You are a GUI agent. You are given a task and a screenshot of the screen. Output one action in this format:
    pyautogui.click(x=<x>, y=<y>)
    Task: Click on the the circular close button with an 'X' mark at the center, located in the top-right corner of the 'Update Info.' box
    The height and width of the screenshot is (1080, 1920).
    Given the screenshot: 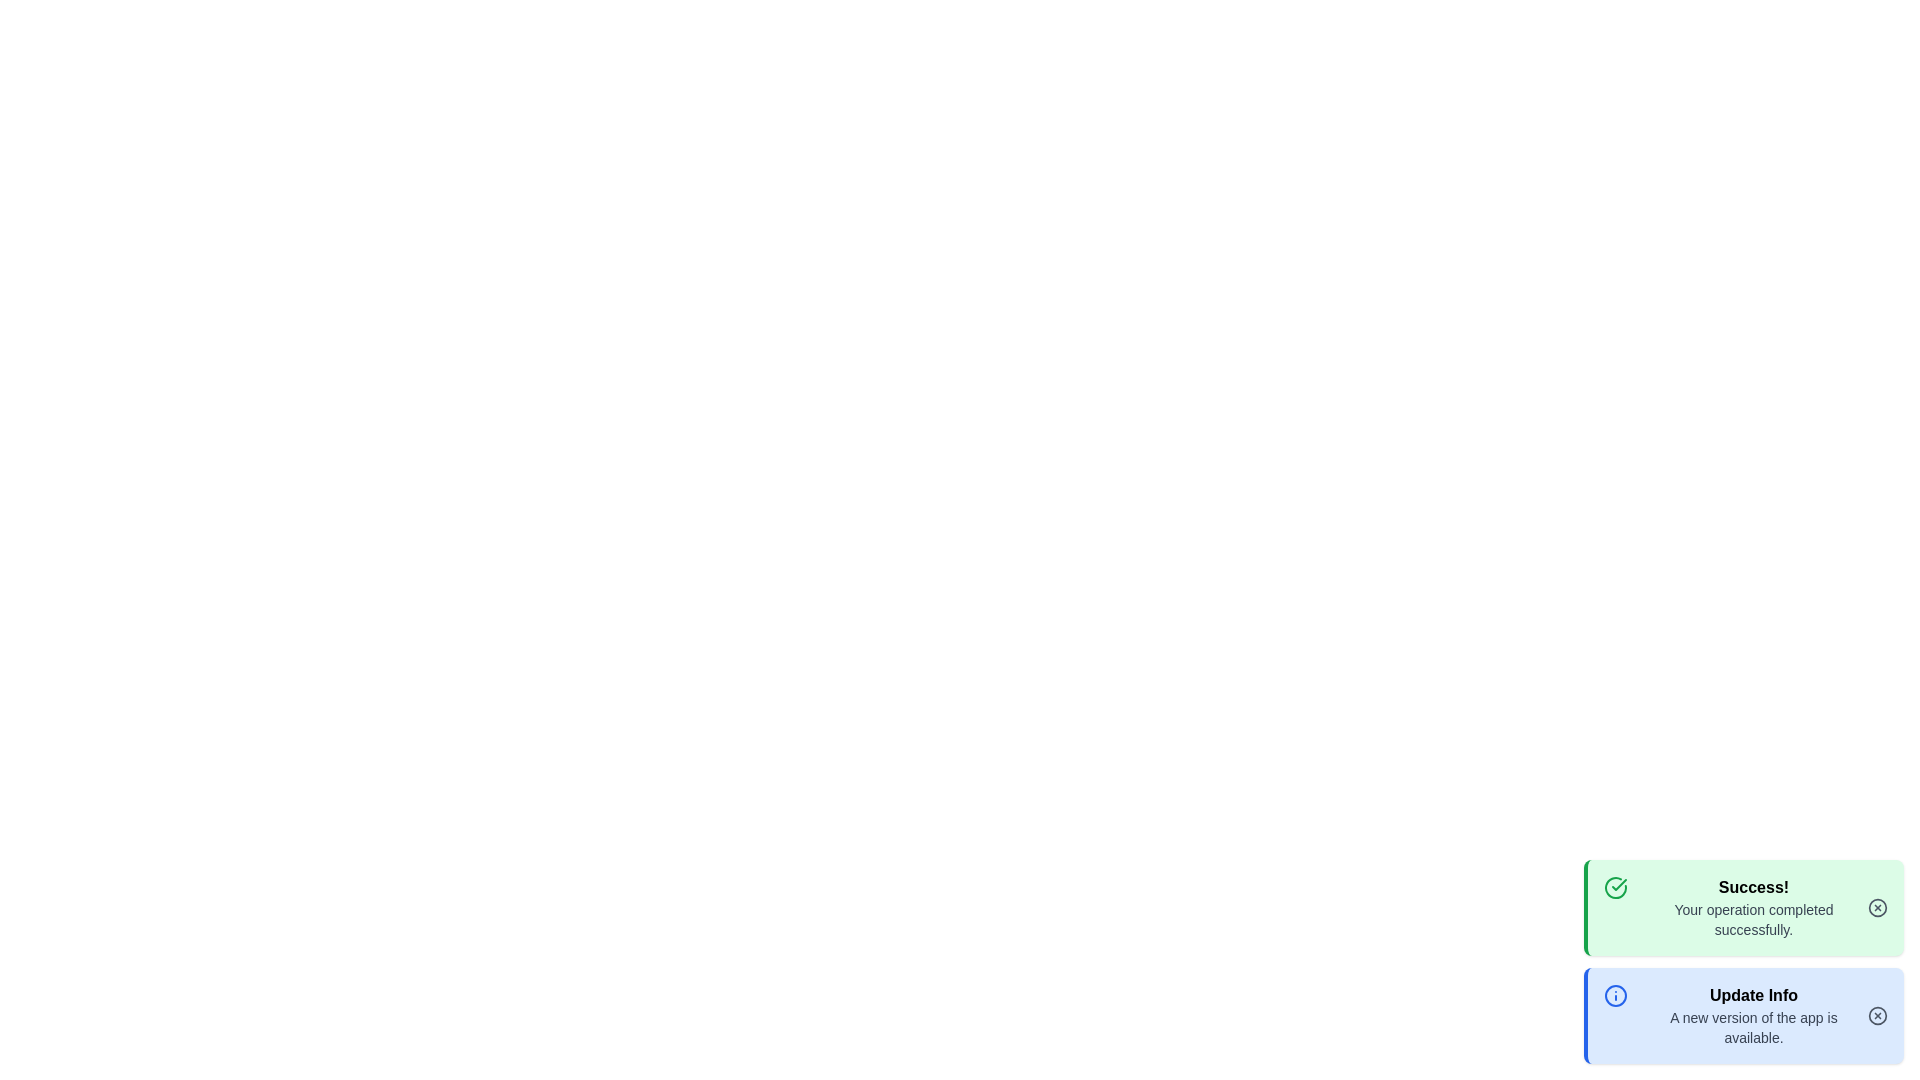 What is the action you would take?
    pyautogui.click(x=1876, y=1015)
    